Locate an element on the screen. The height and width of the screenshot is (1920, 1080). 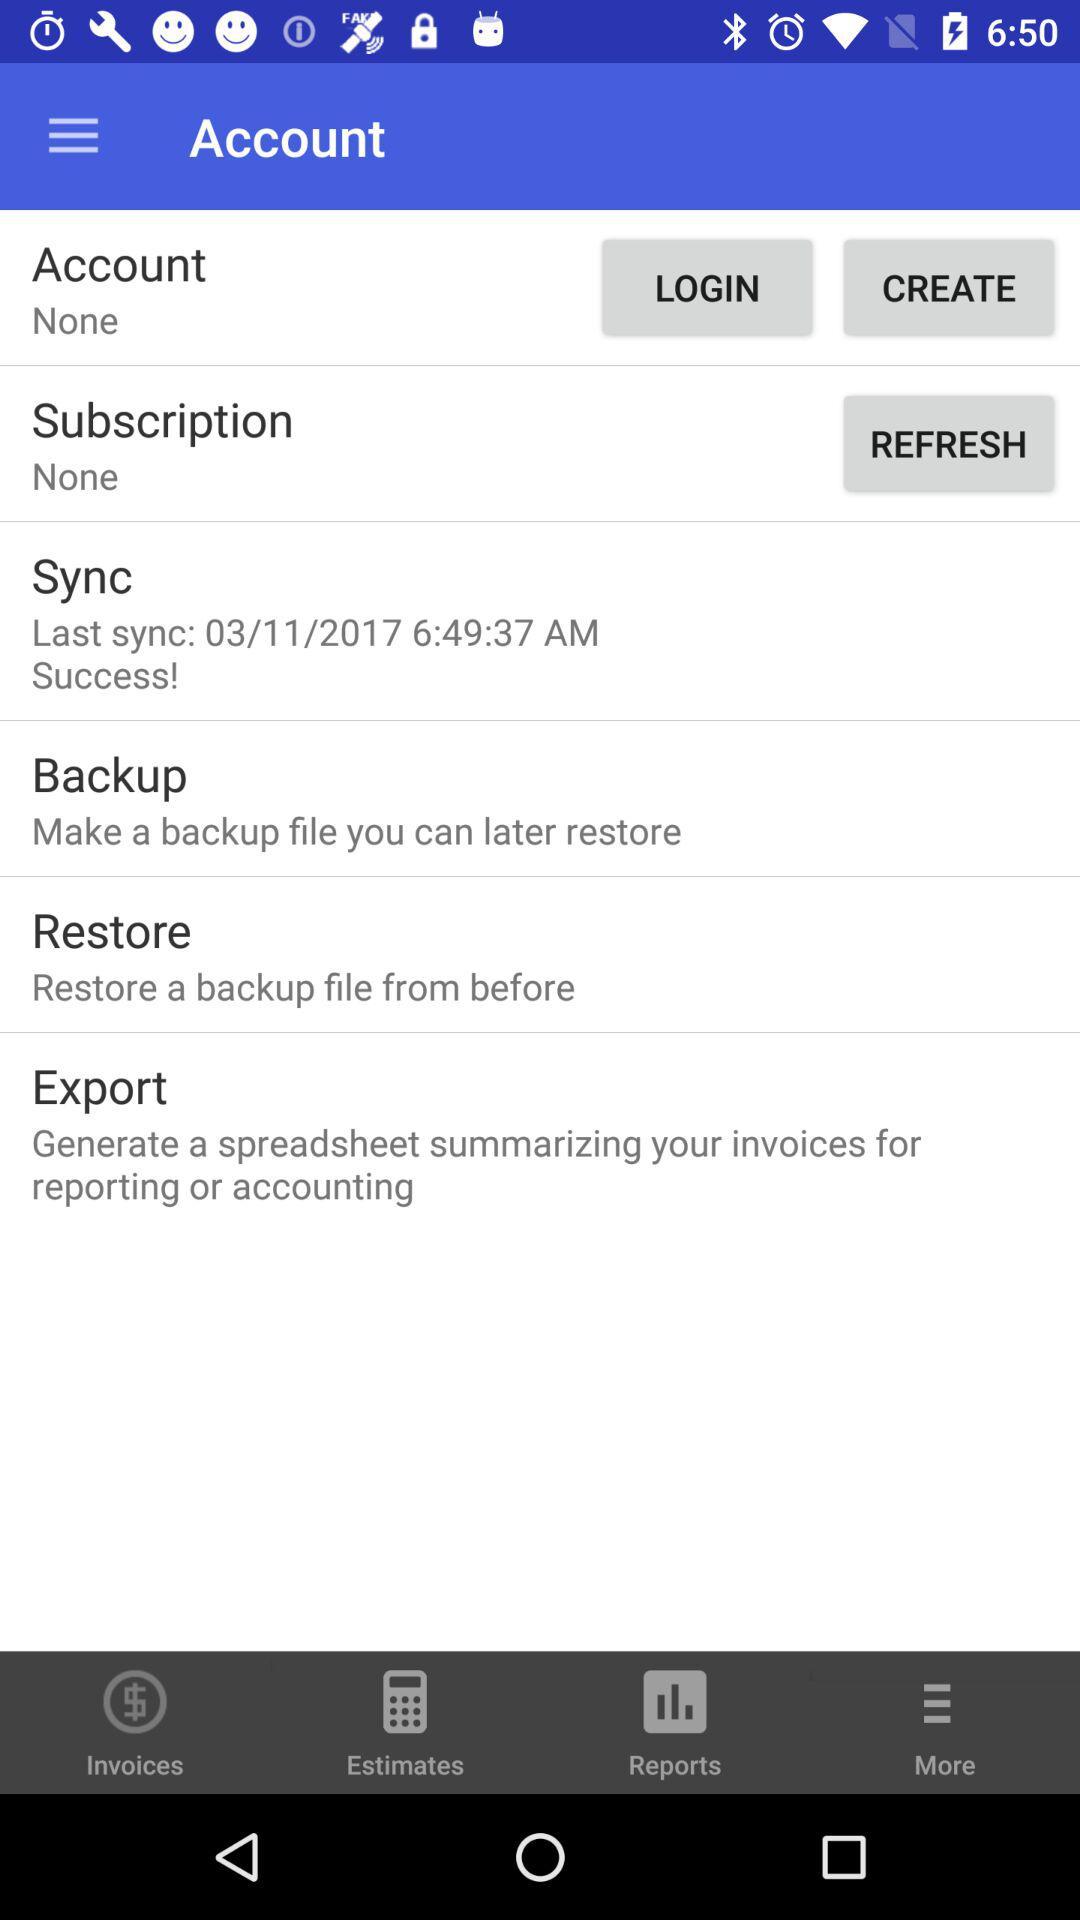
the icon next to the account is located at coordinates (706, 286).